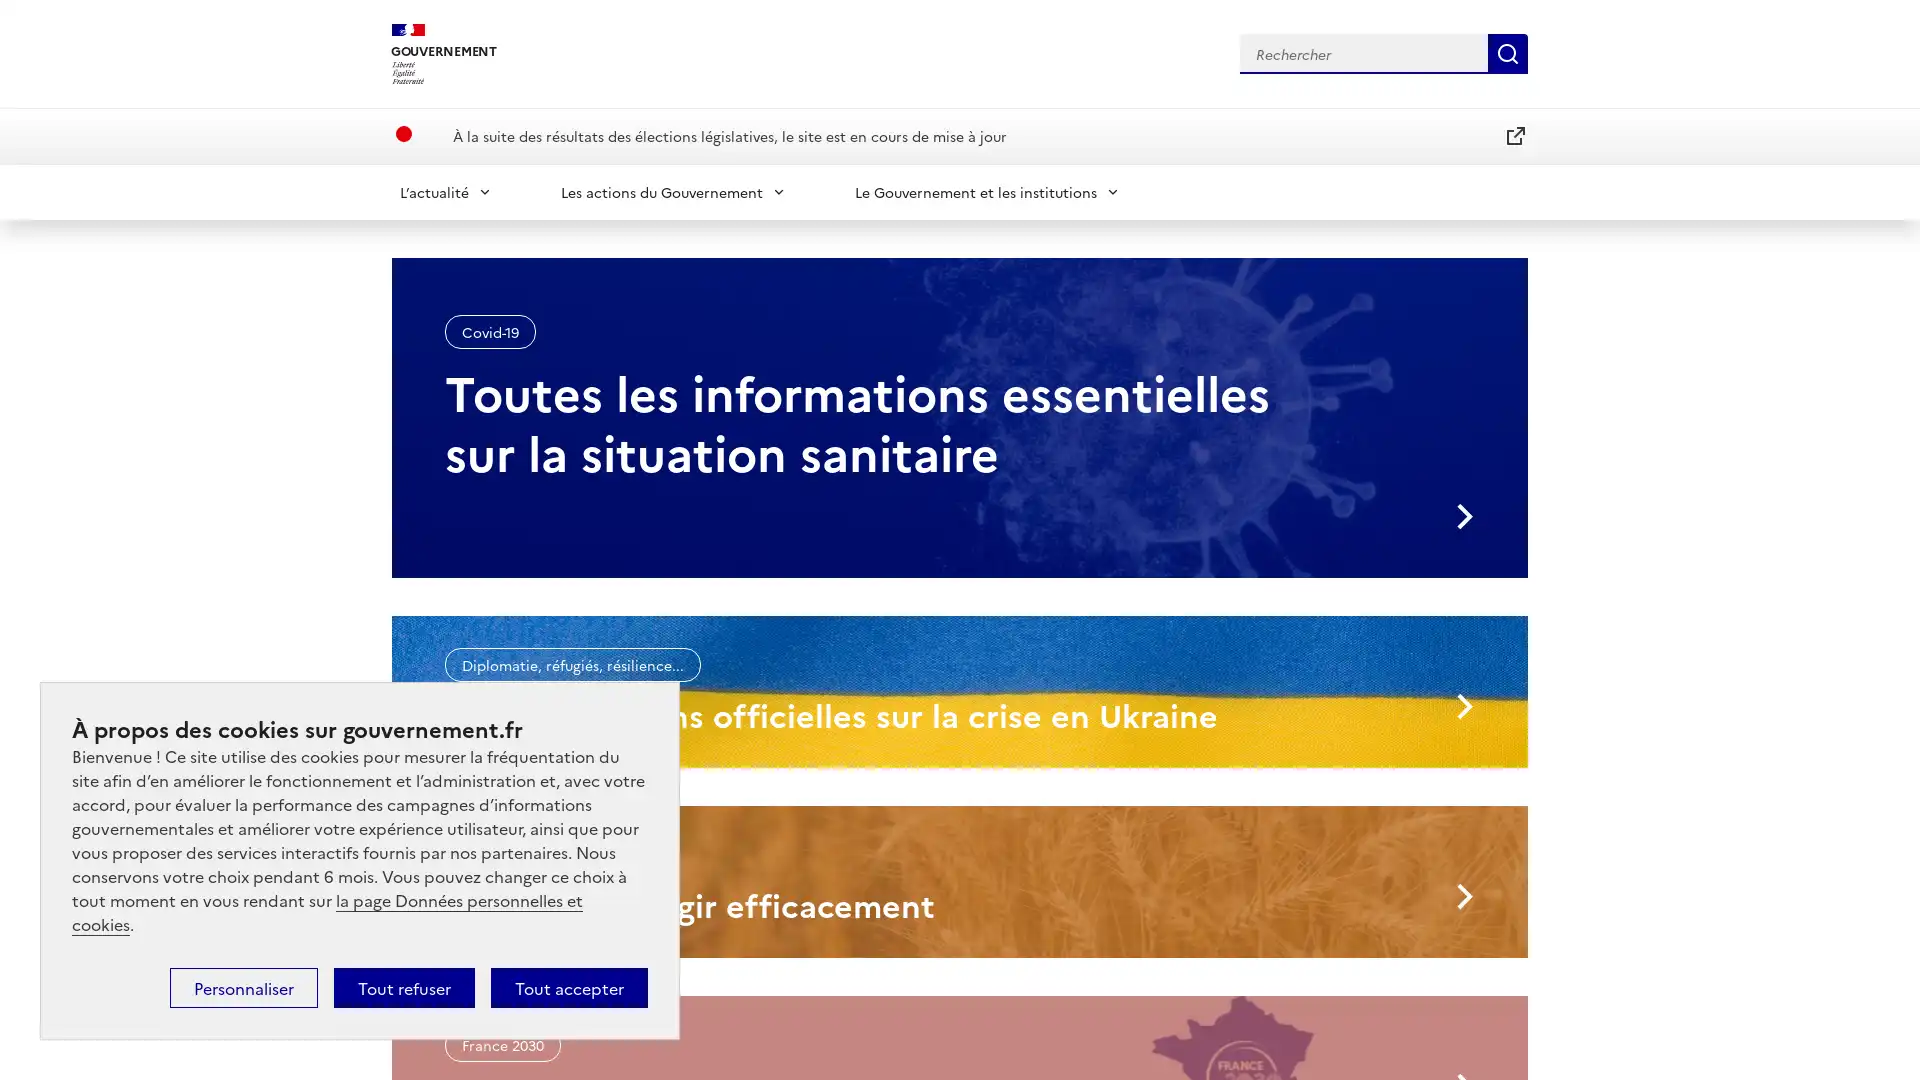 The image size is (1920, 1080). I want to click on Lactualite, so click(445, 191).